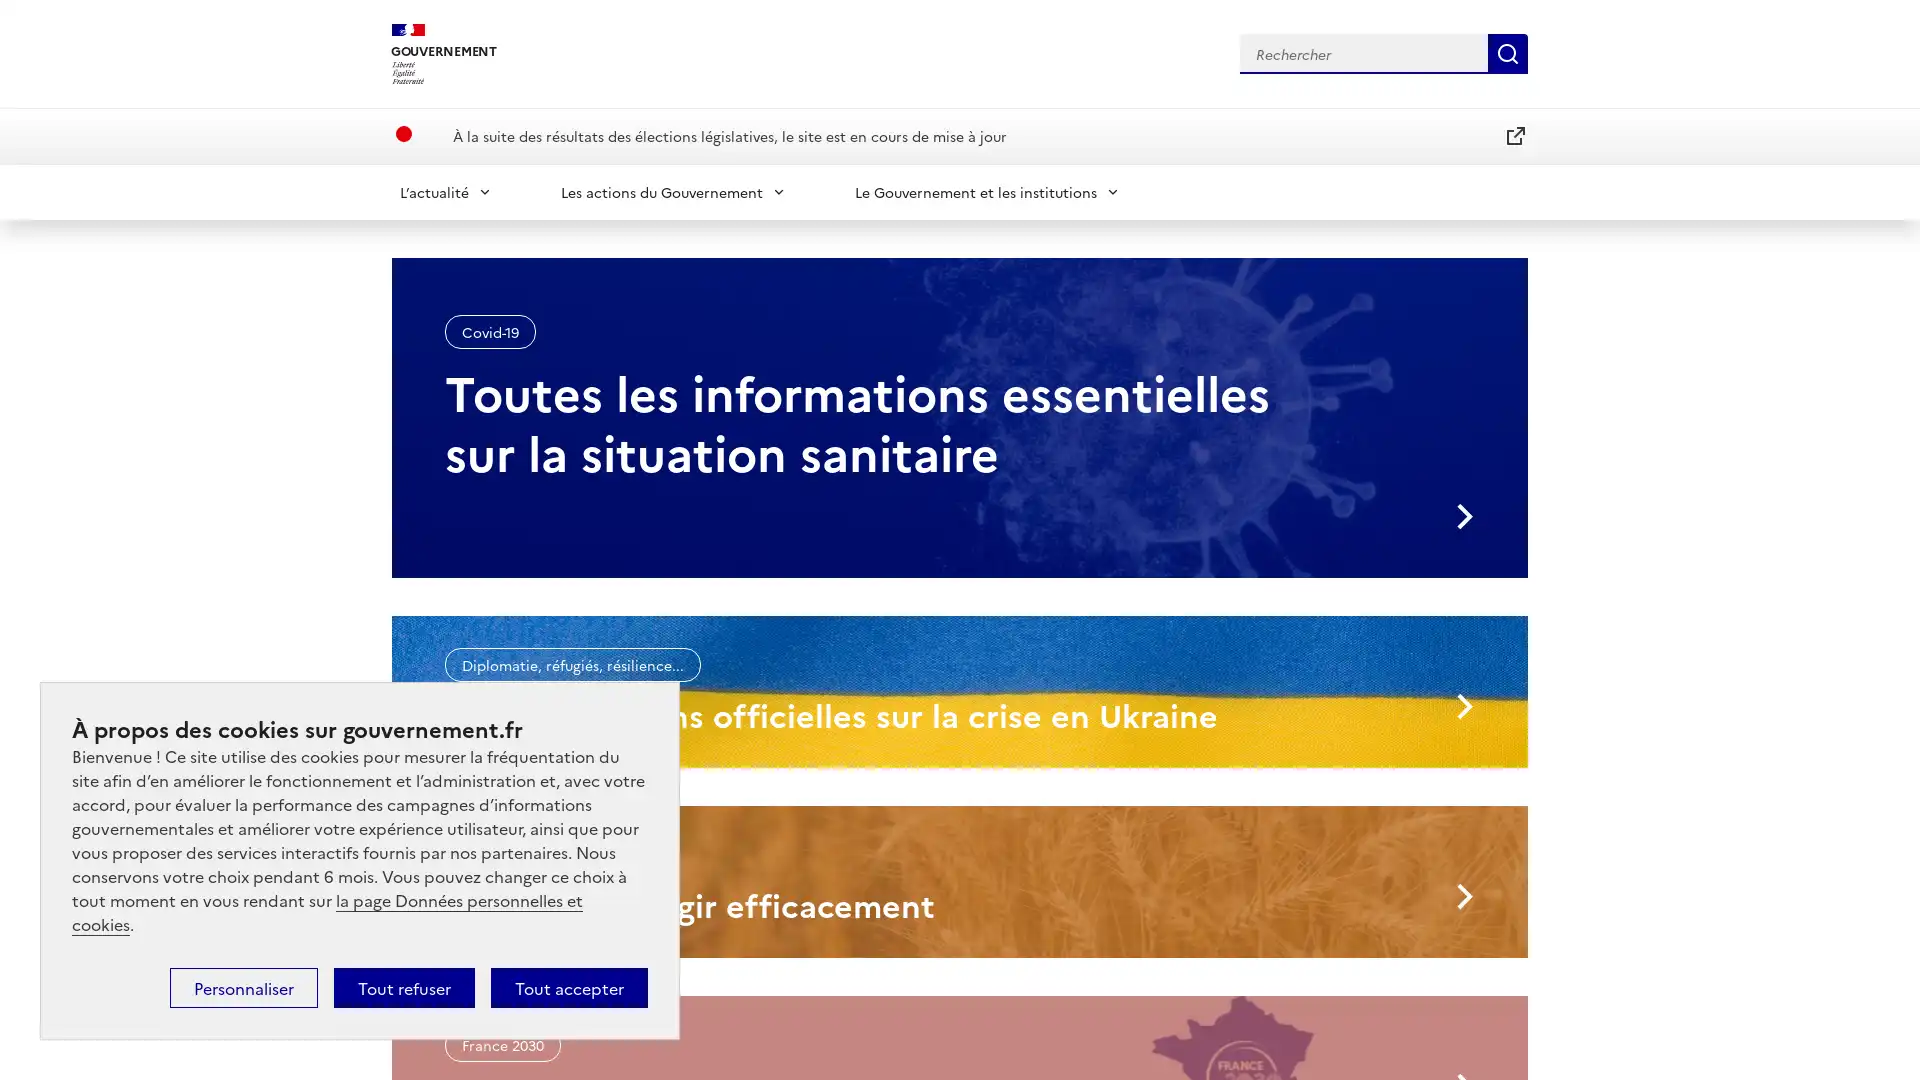 The image size is (1920, 1080). I want to click on Lactualite, so click(445, 191).